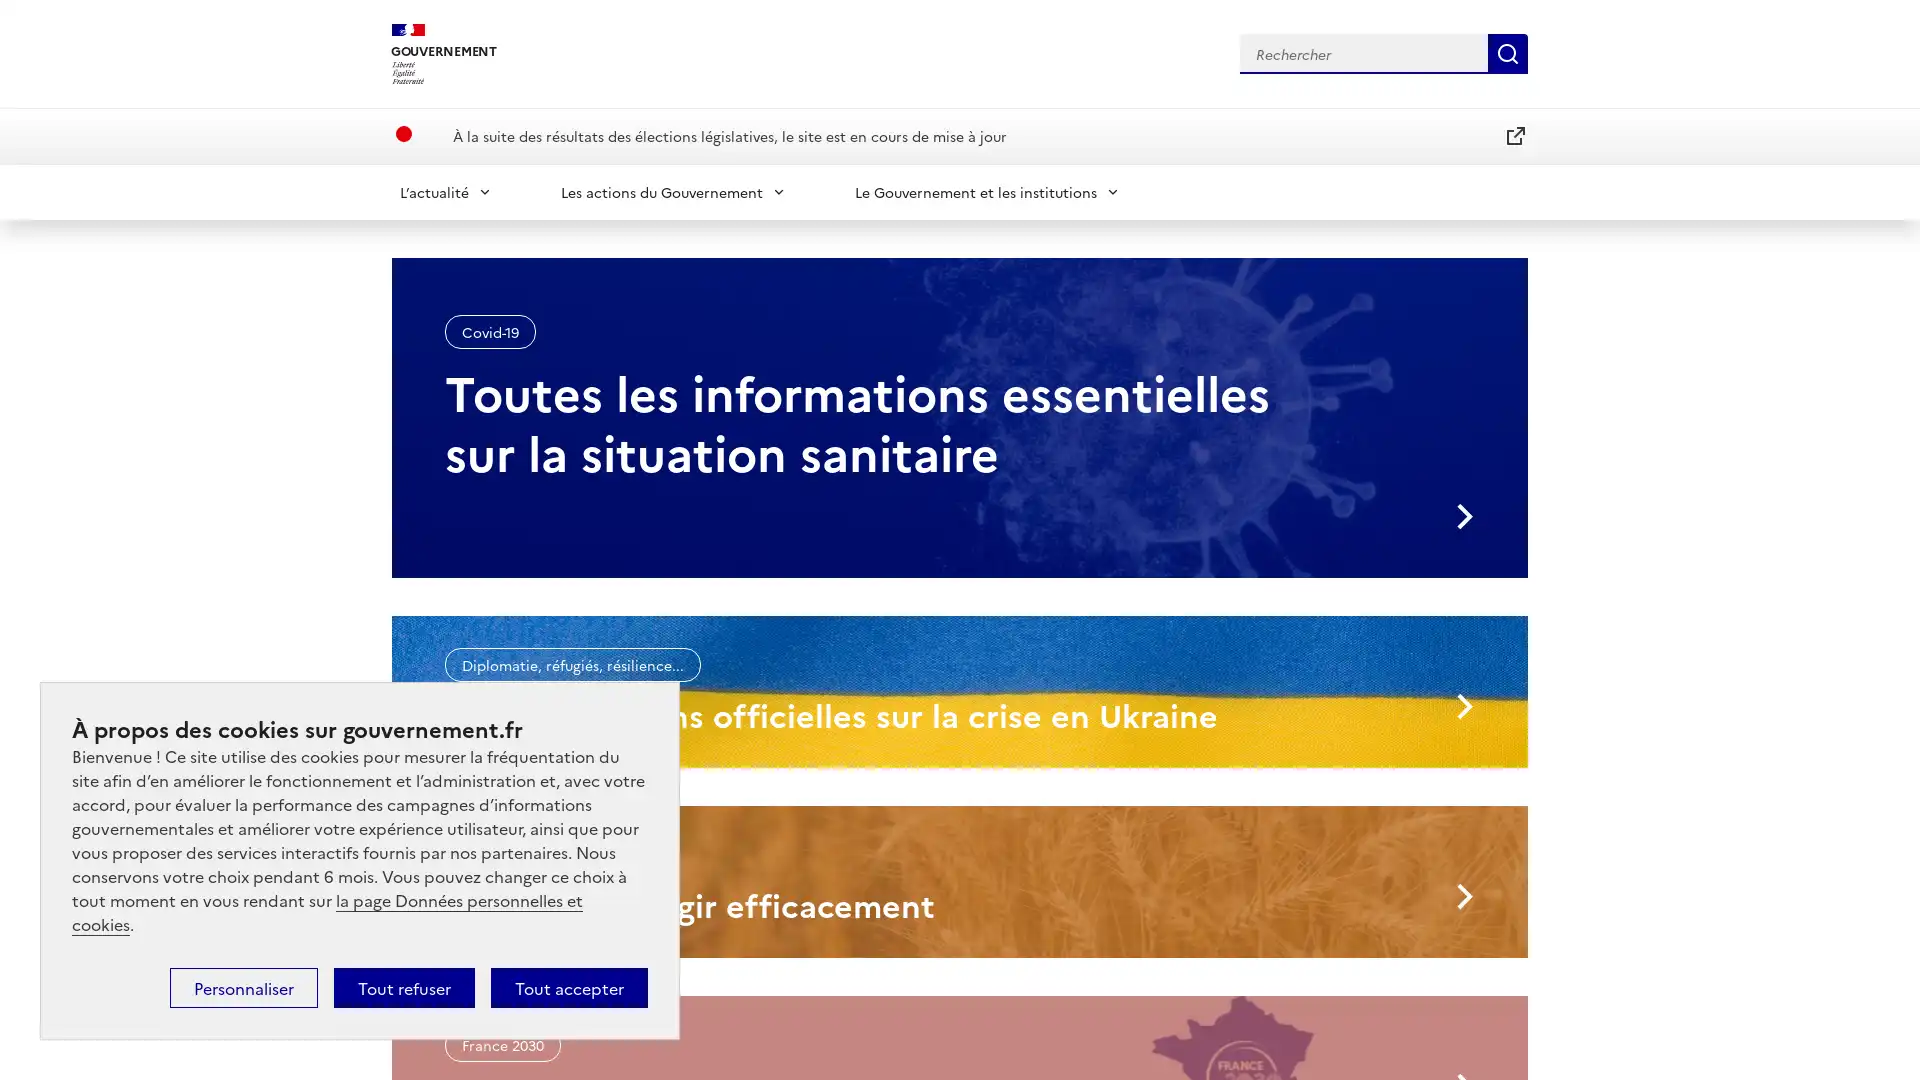 The image size is (1920, 1080). I want to click on Lactualite, so click(445, 191).